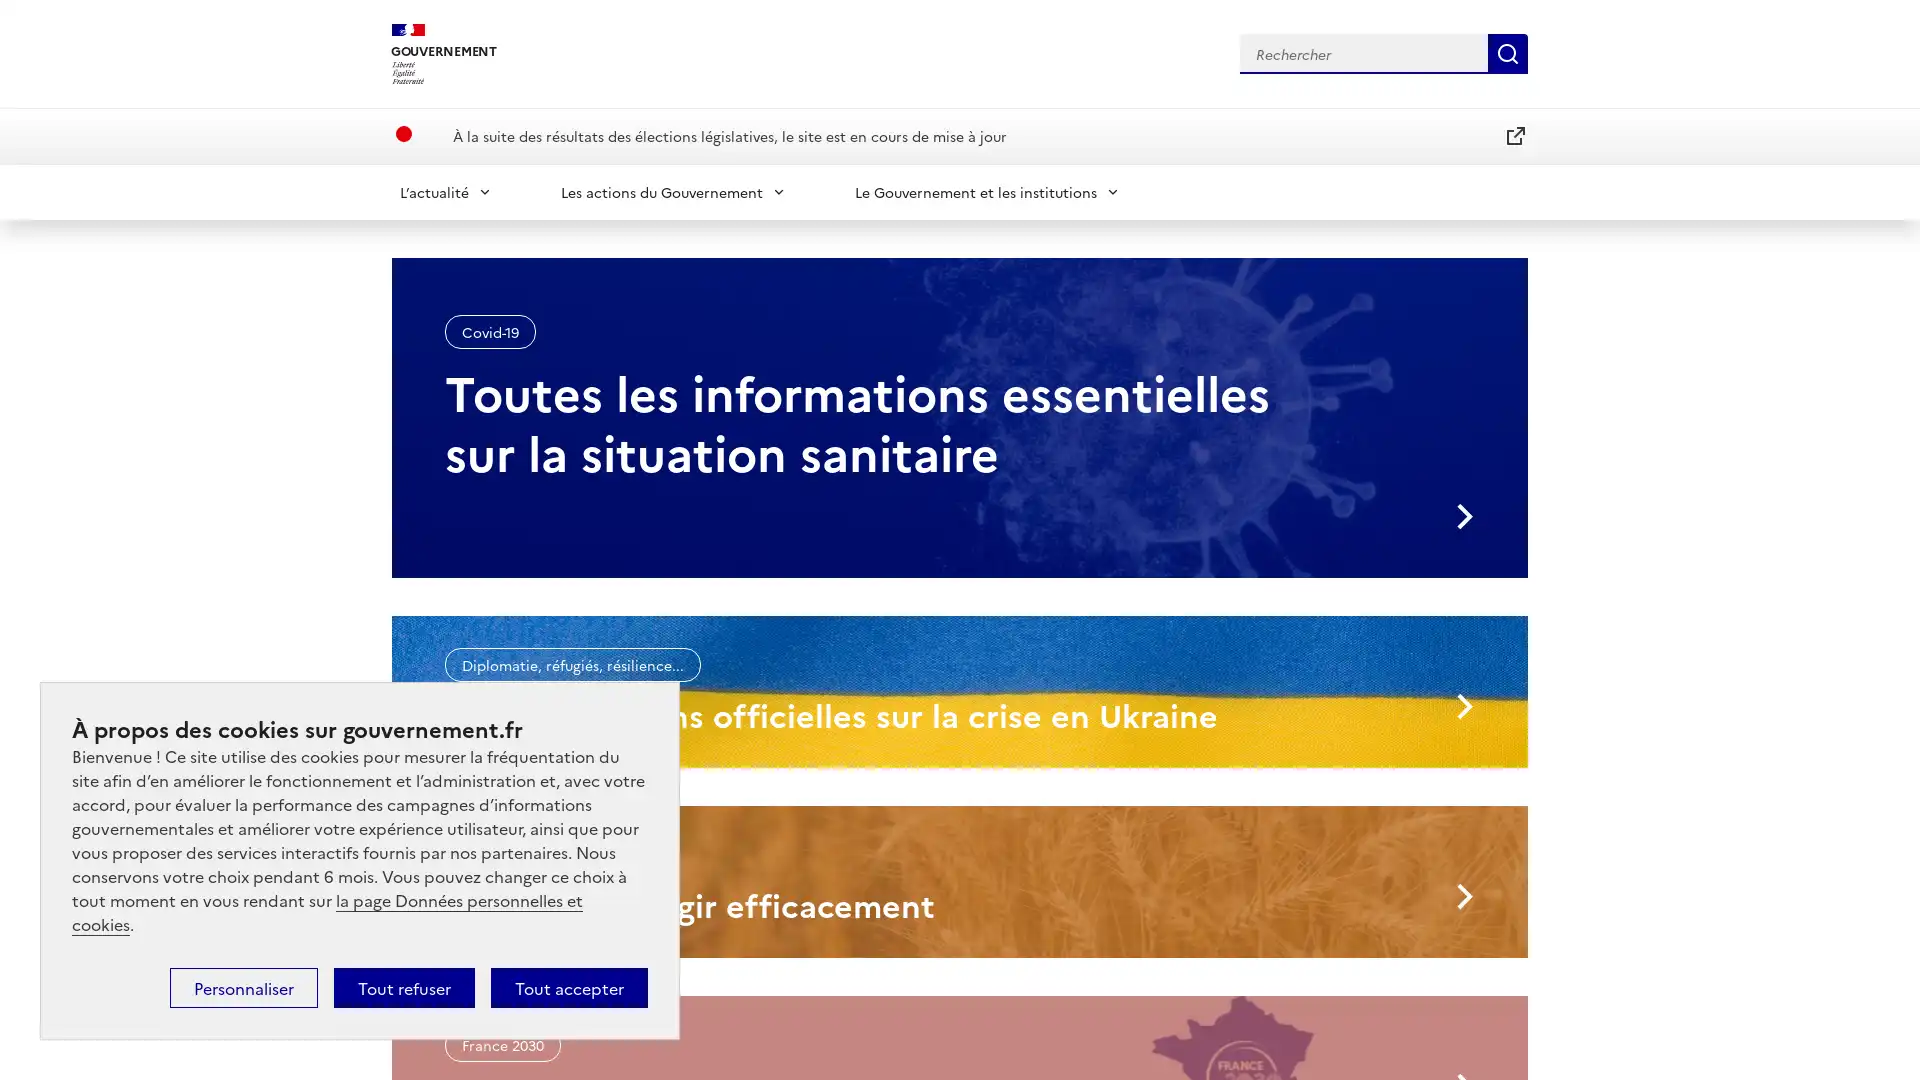 The image size is (1920, 1080). I want to click on Lactualite, so click(445, 191).